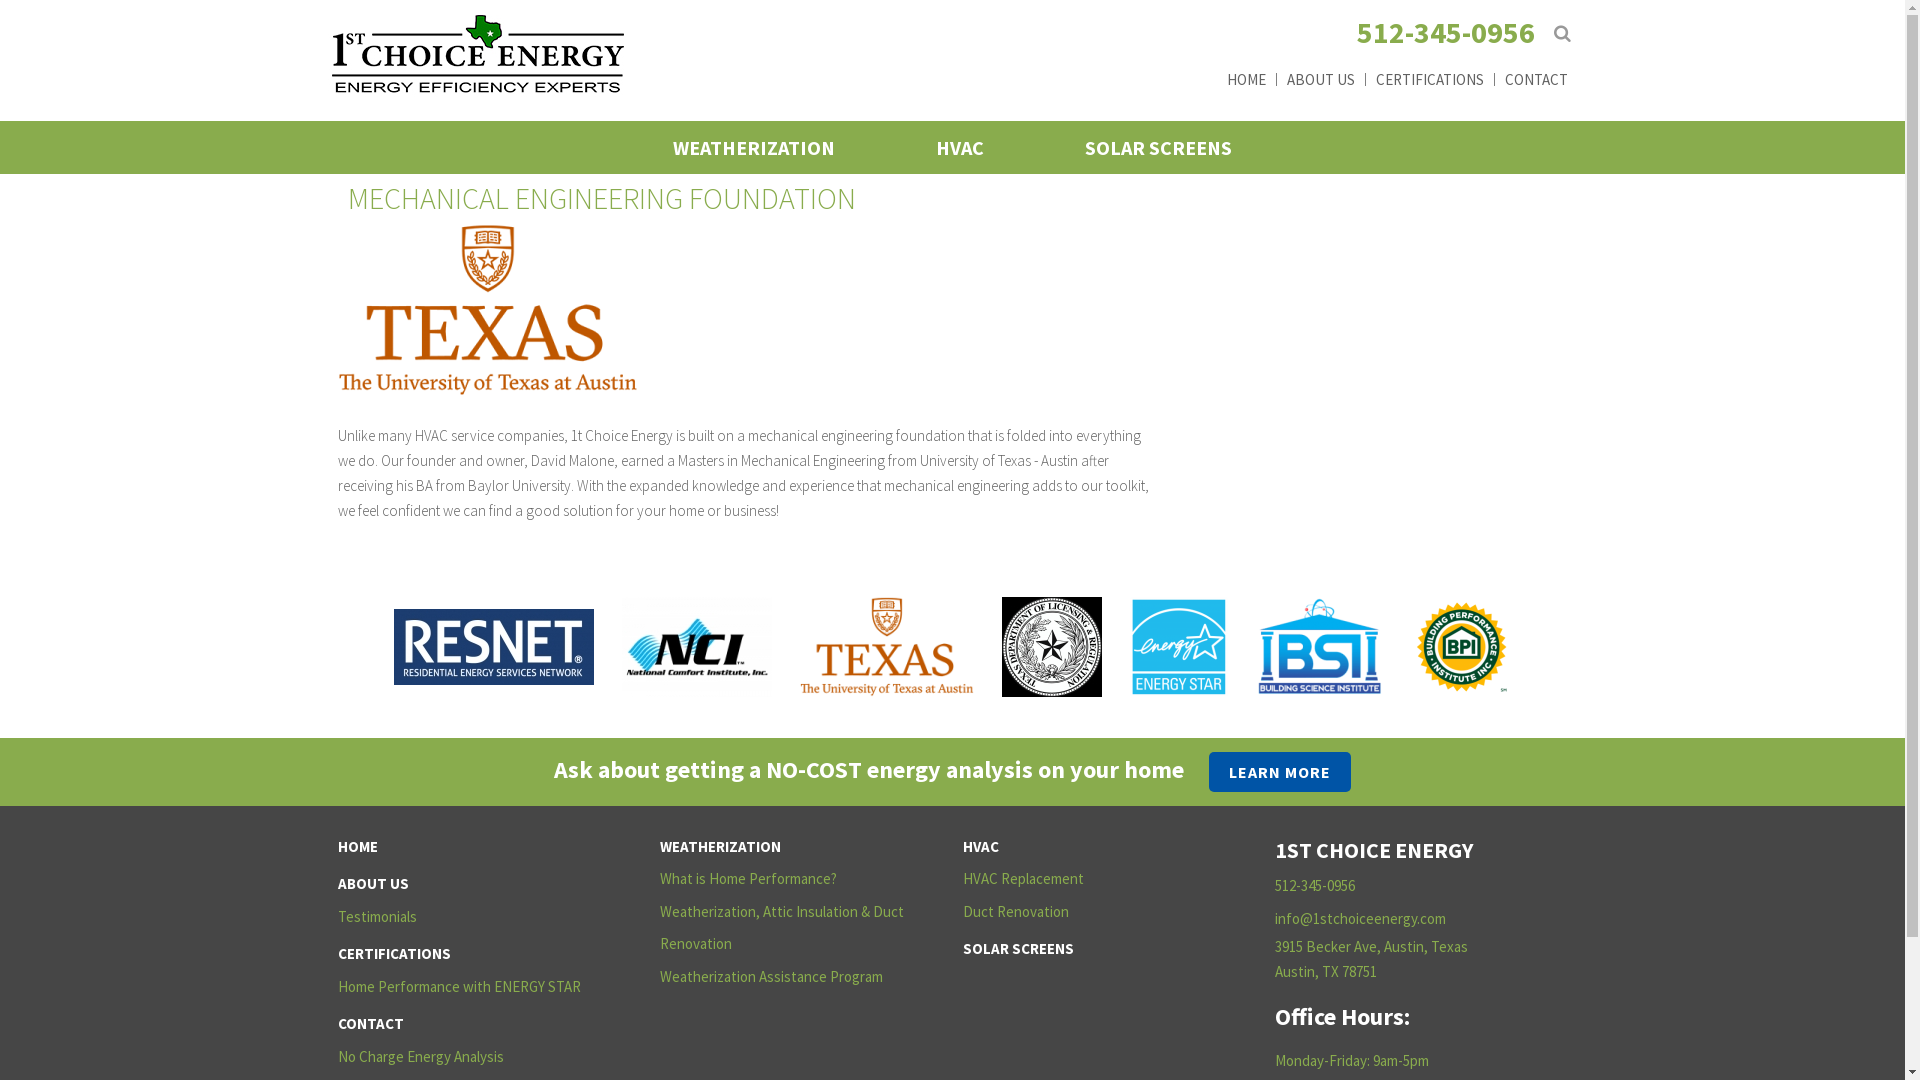  What do you see at coordinates (961, 912) in the screenshot?
I see `'Duct Renovation'` at bounding box center [961, 912].